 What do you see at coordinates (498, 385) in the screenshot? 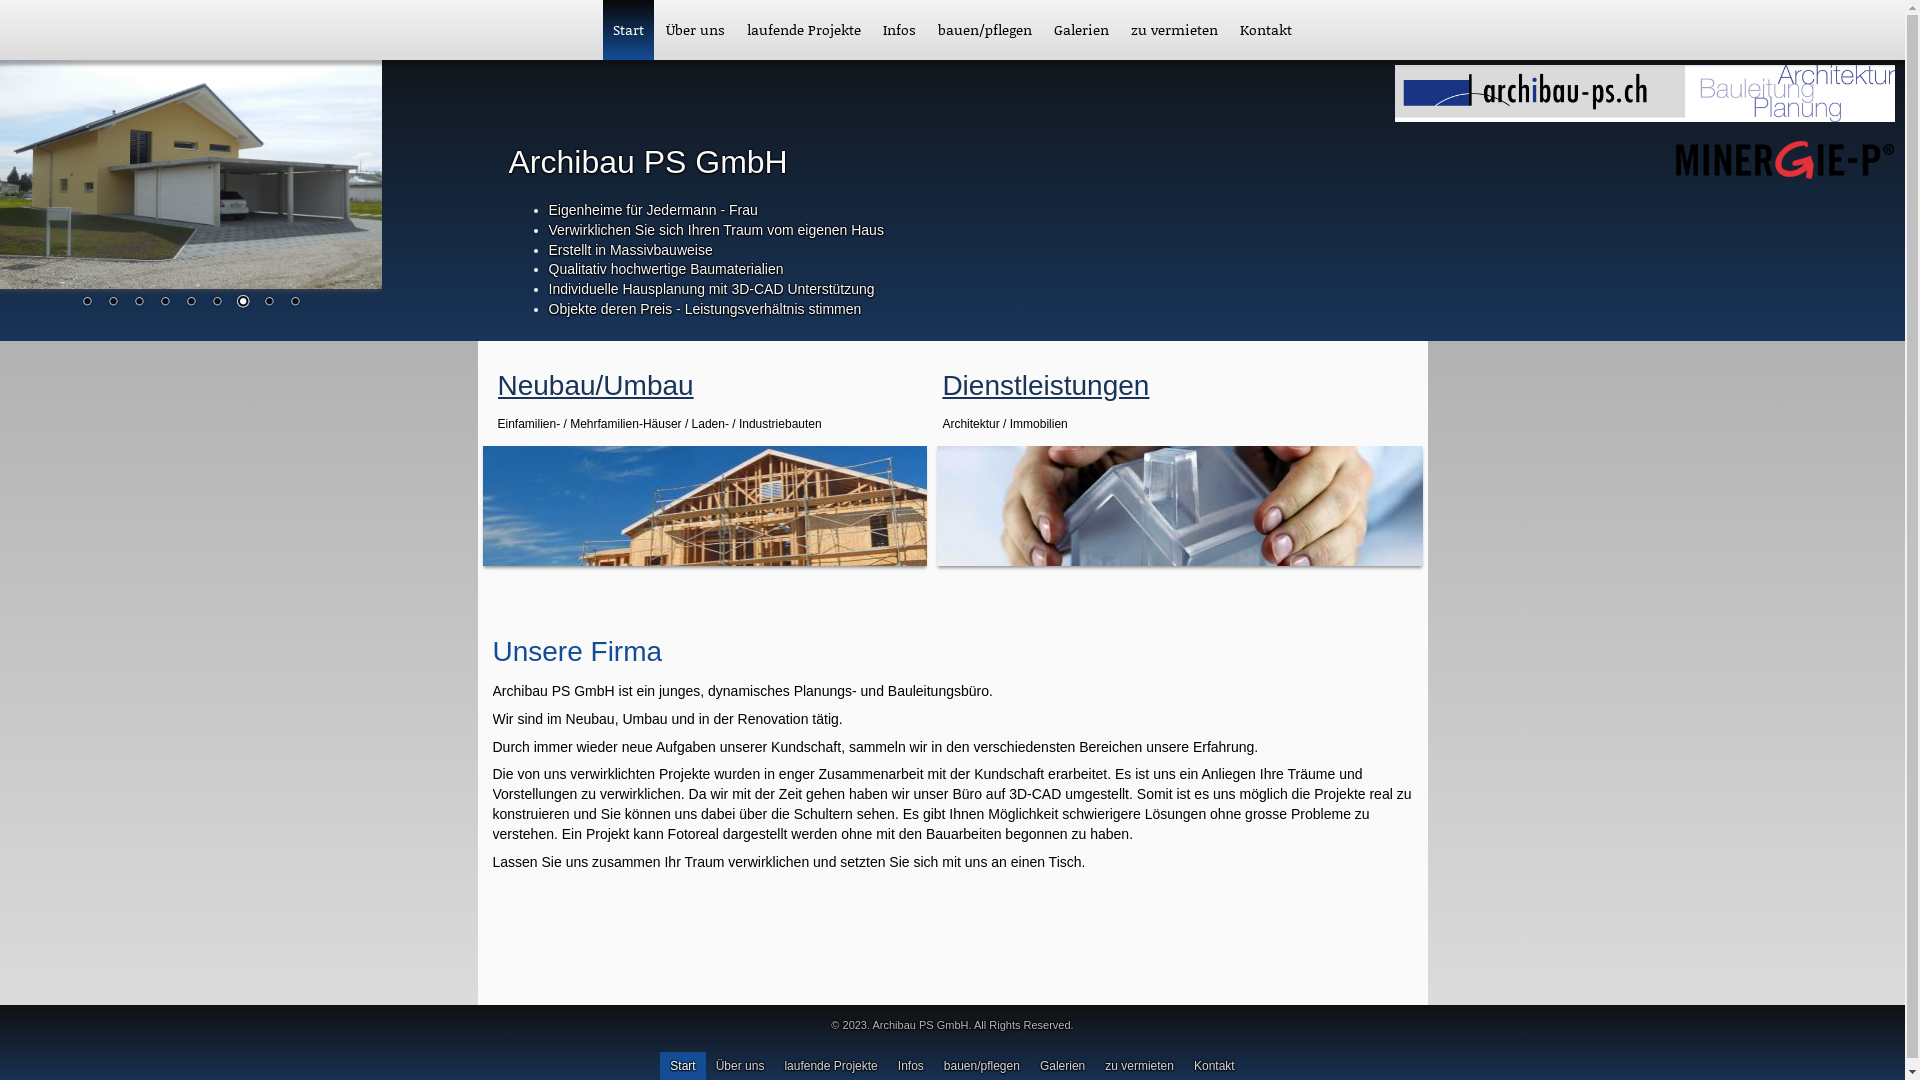
I see `'Neubau/Umbau'` at bounding box center [498, 385].